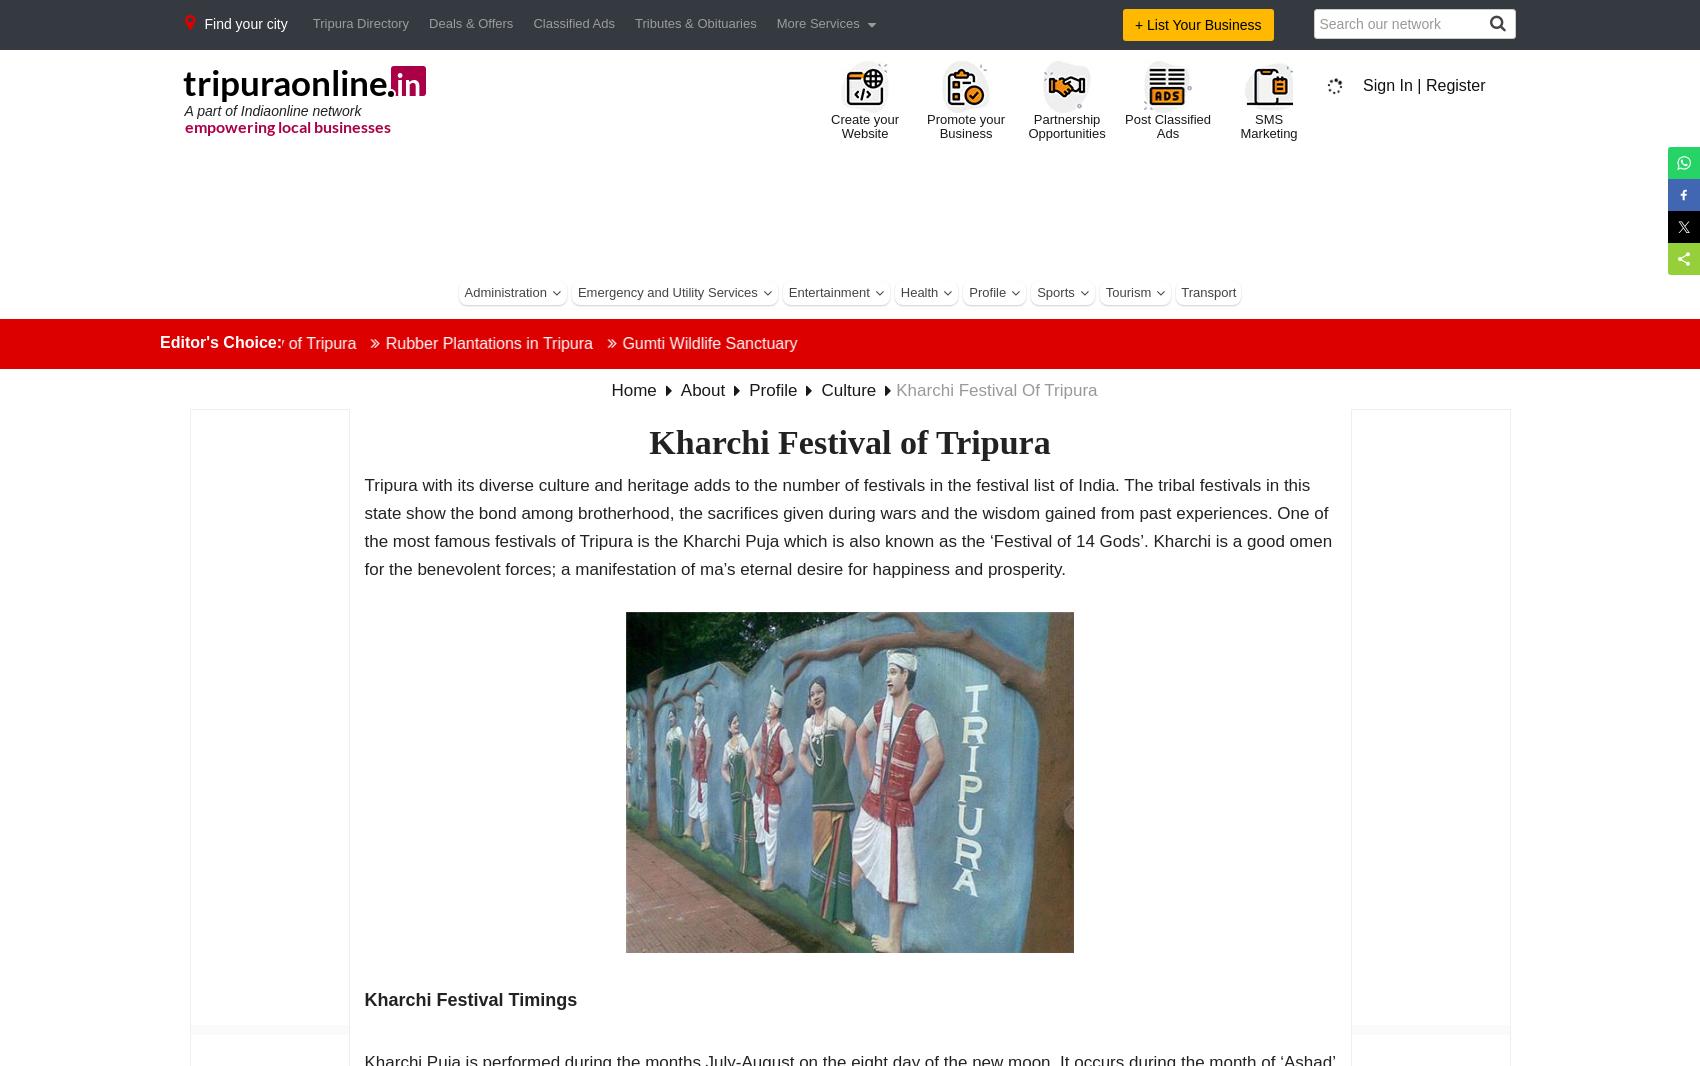  What do you see at coordinates (1168, 125) in the screenshot?
I see `'Post Classified Ads'` at bounding box center [1168, 125].